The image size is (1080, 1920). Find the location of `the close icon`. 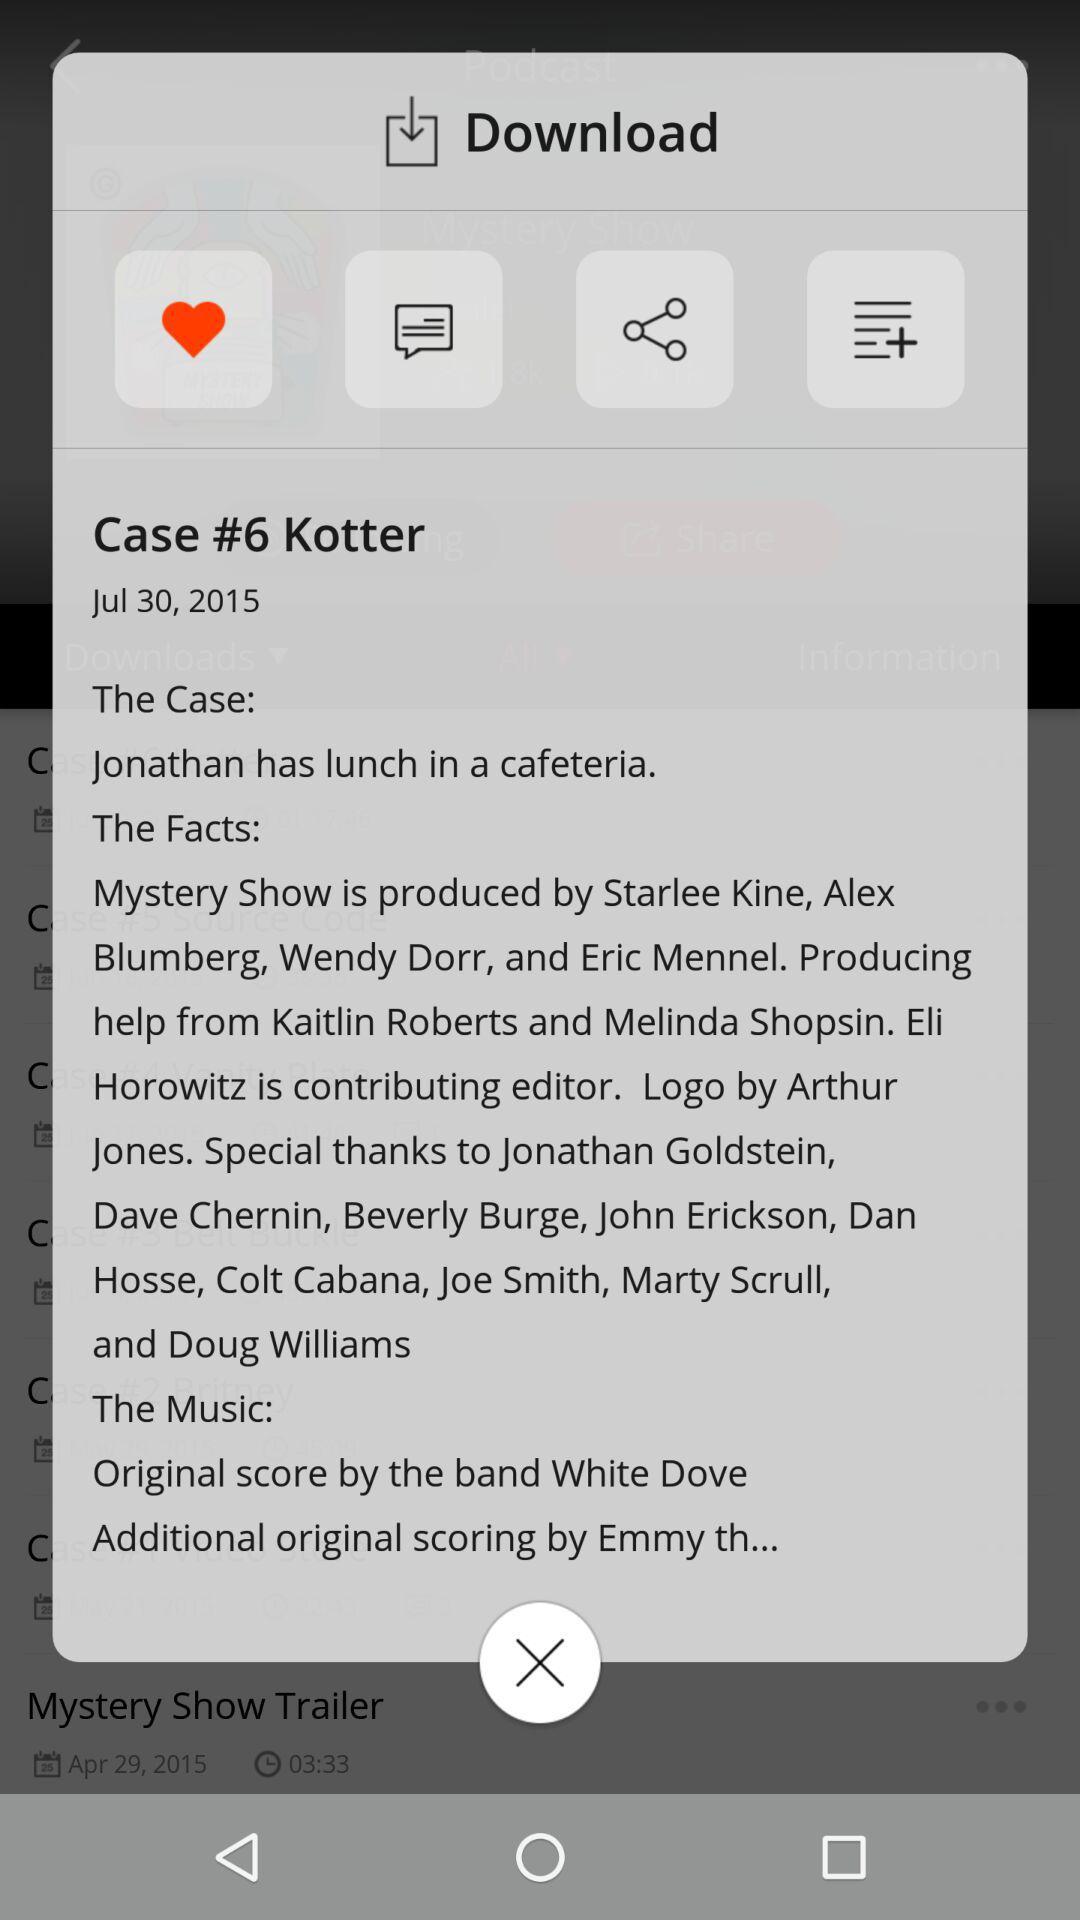

the close icon is located at coordinates (540, 1779).